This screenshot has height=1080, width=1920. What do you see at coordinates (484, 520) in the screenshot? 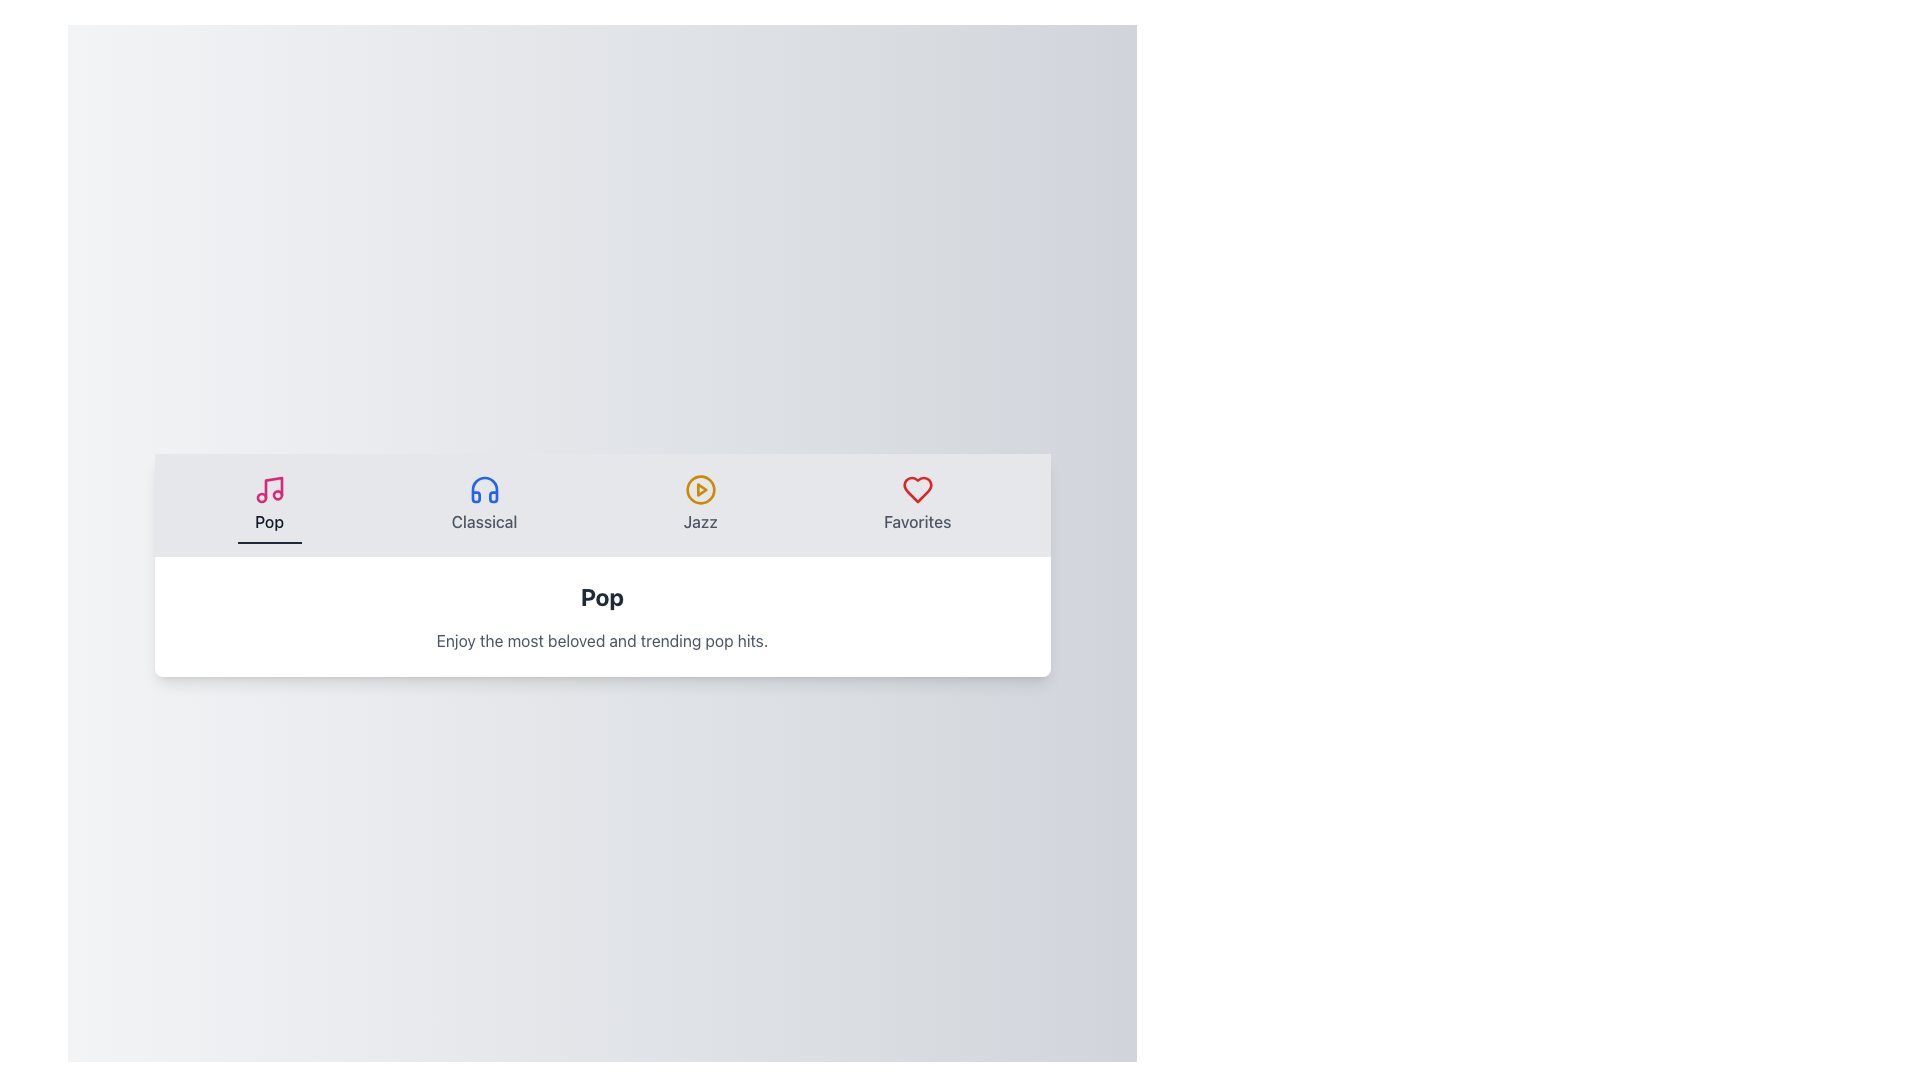
I see `the text label displaying 'Classical'` at bounding box center [484, 520].